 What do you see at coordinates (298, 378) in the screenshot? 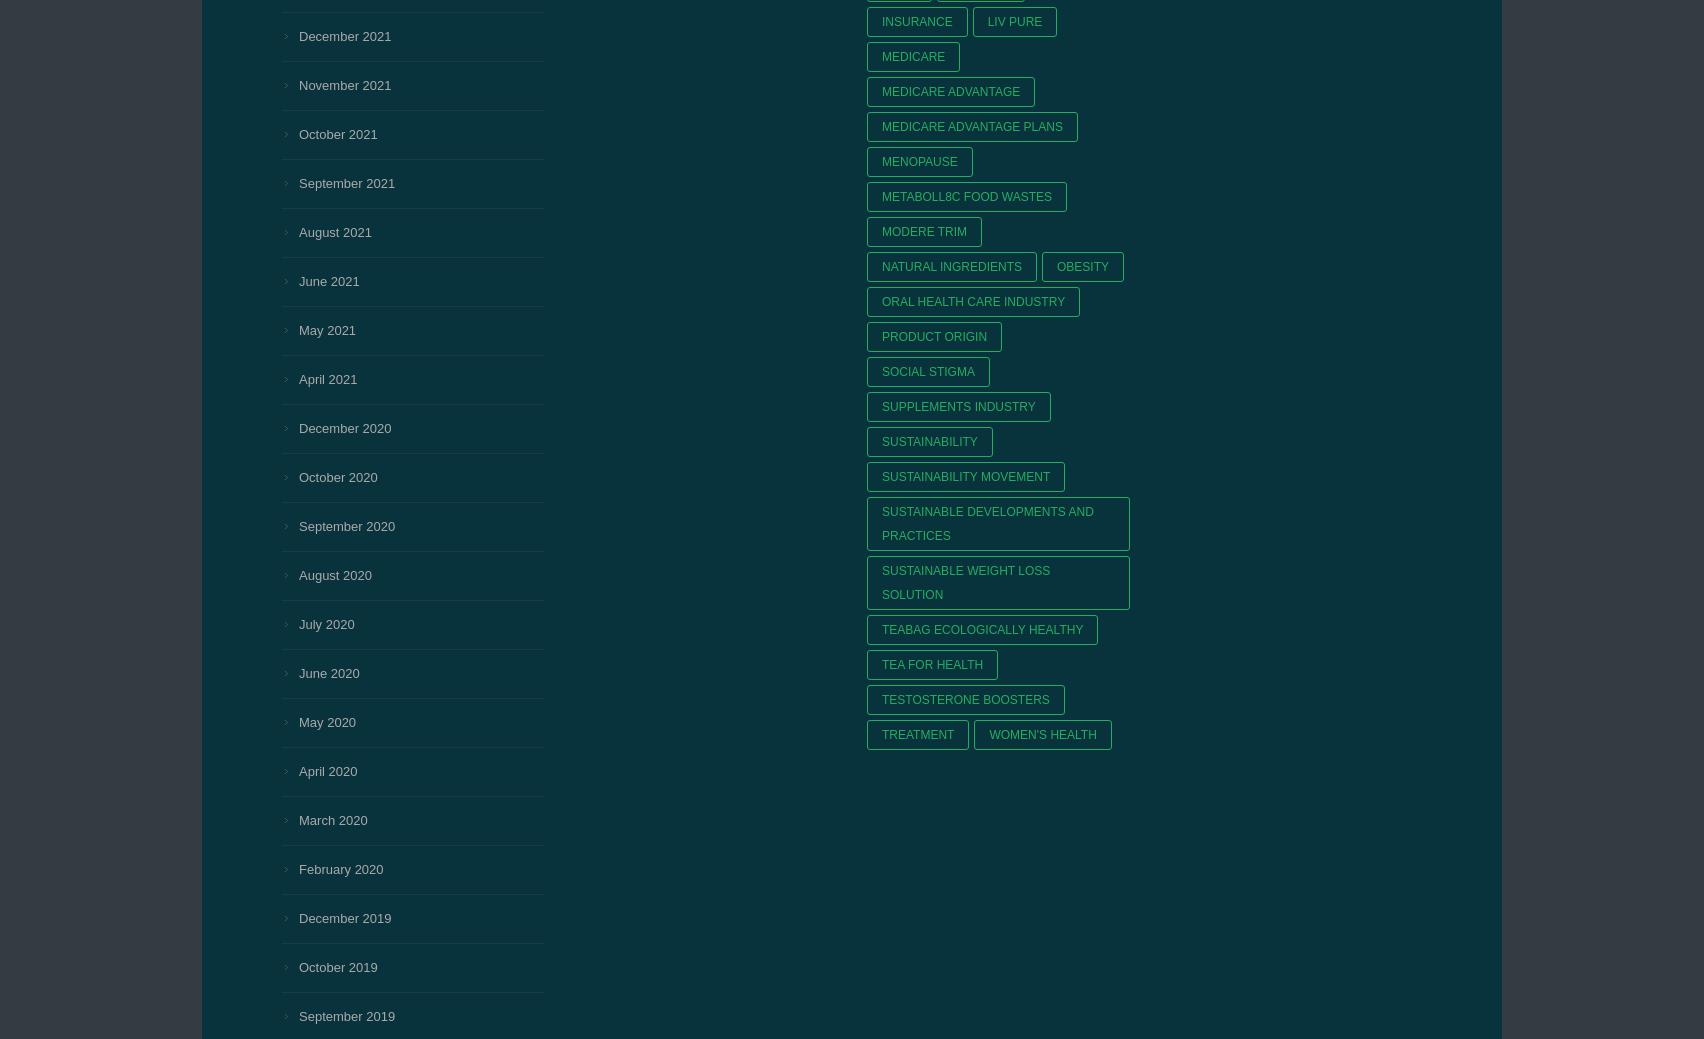
I see `'April 2021'` at bounding box center [298, 378].